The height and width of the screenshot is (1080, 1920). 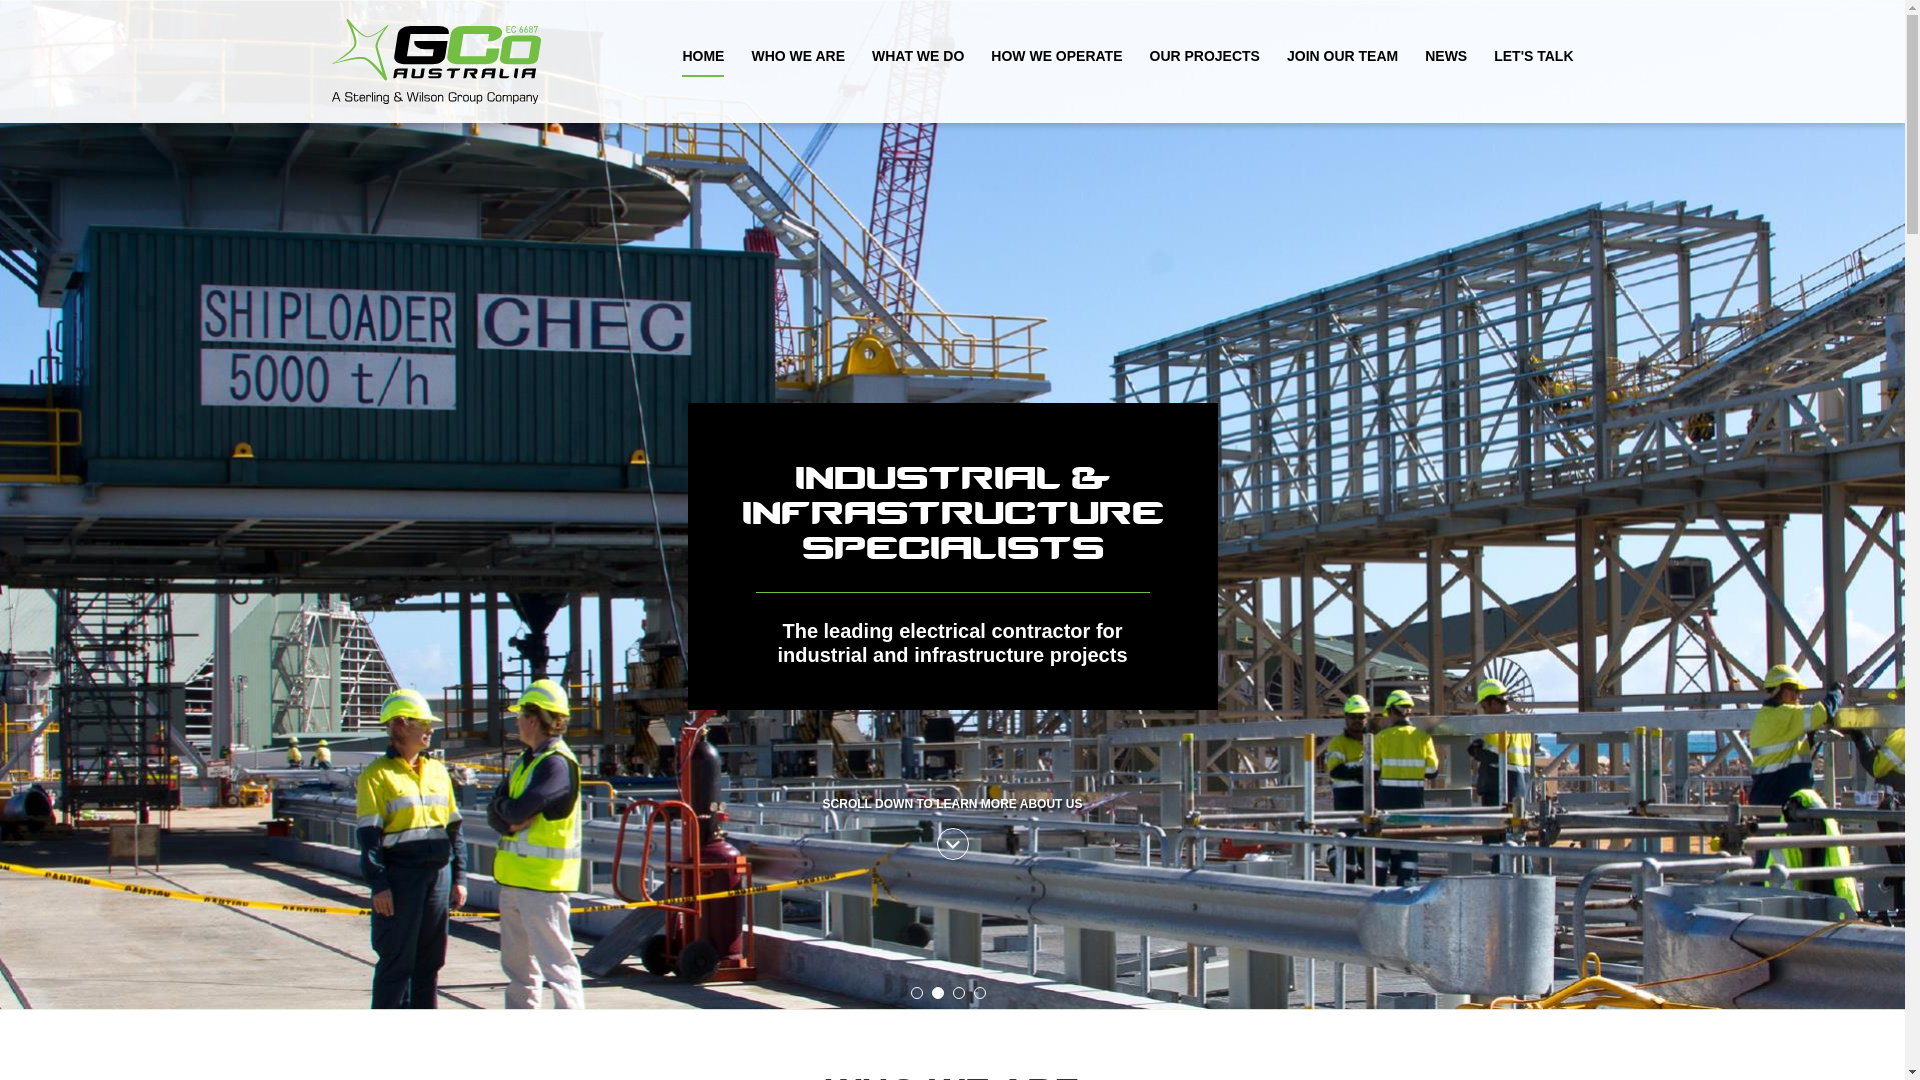 What do you see at coordinates (1532, 56) in the screenshot?
I see `'LET'S TALK'` at bounding box center [1532, 56].